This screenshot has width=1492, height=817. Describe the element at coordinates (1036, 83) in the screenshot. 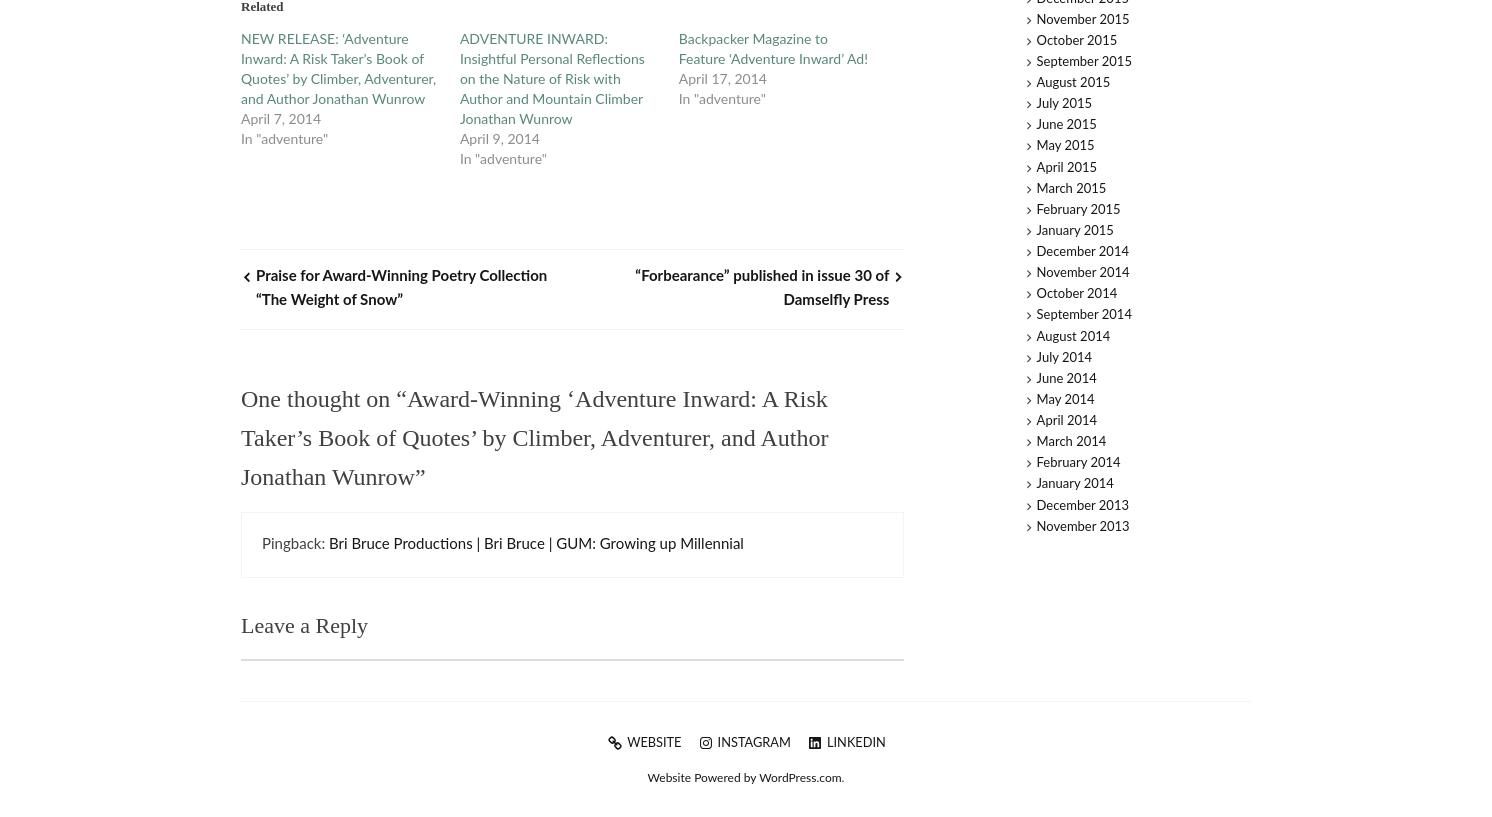

I see `'August 2015'` at that location.